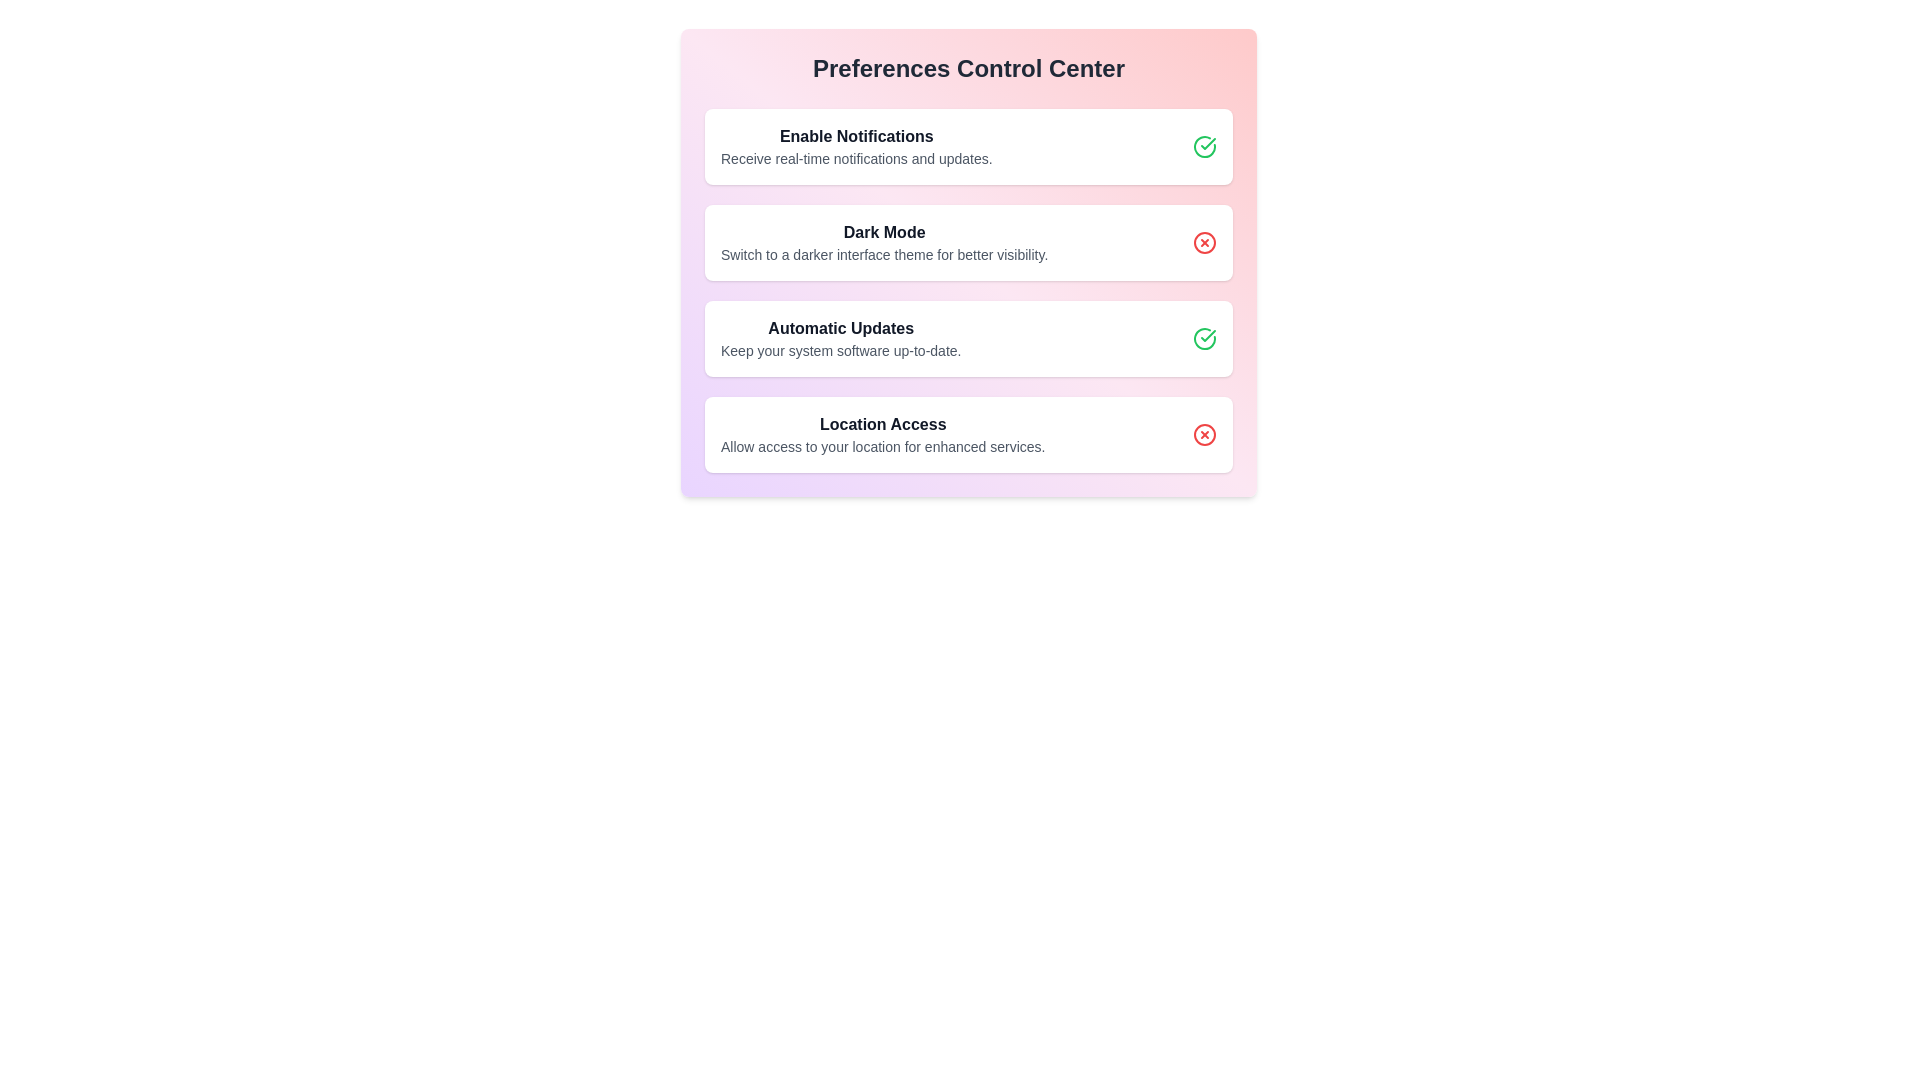  What do you see at coordinates (1203, 145) in the screenshot?
I see `the thin green outline circular icon located to the right of the 'Automatic Updates' text in the interface` at bounding box center [1203, 145].